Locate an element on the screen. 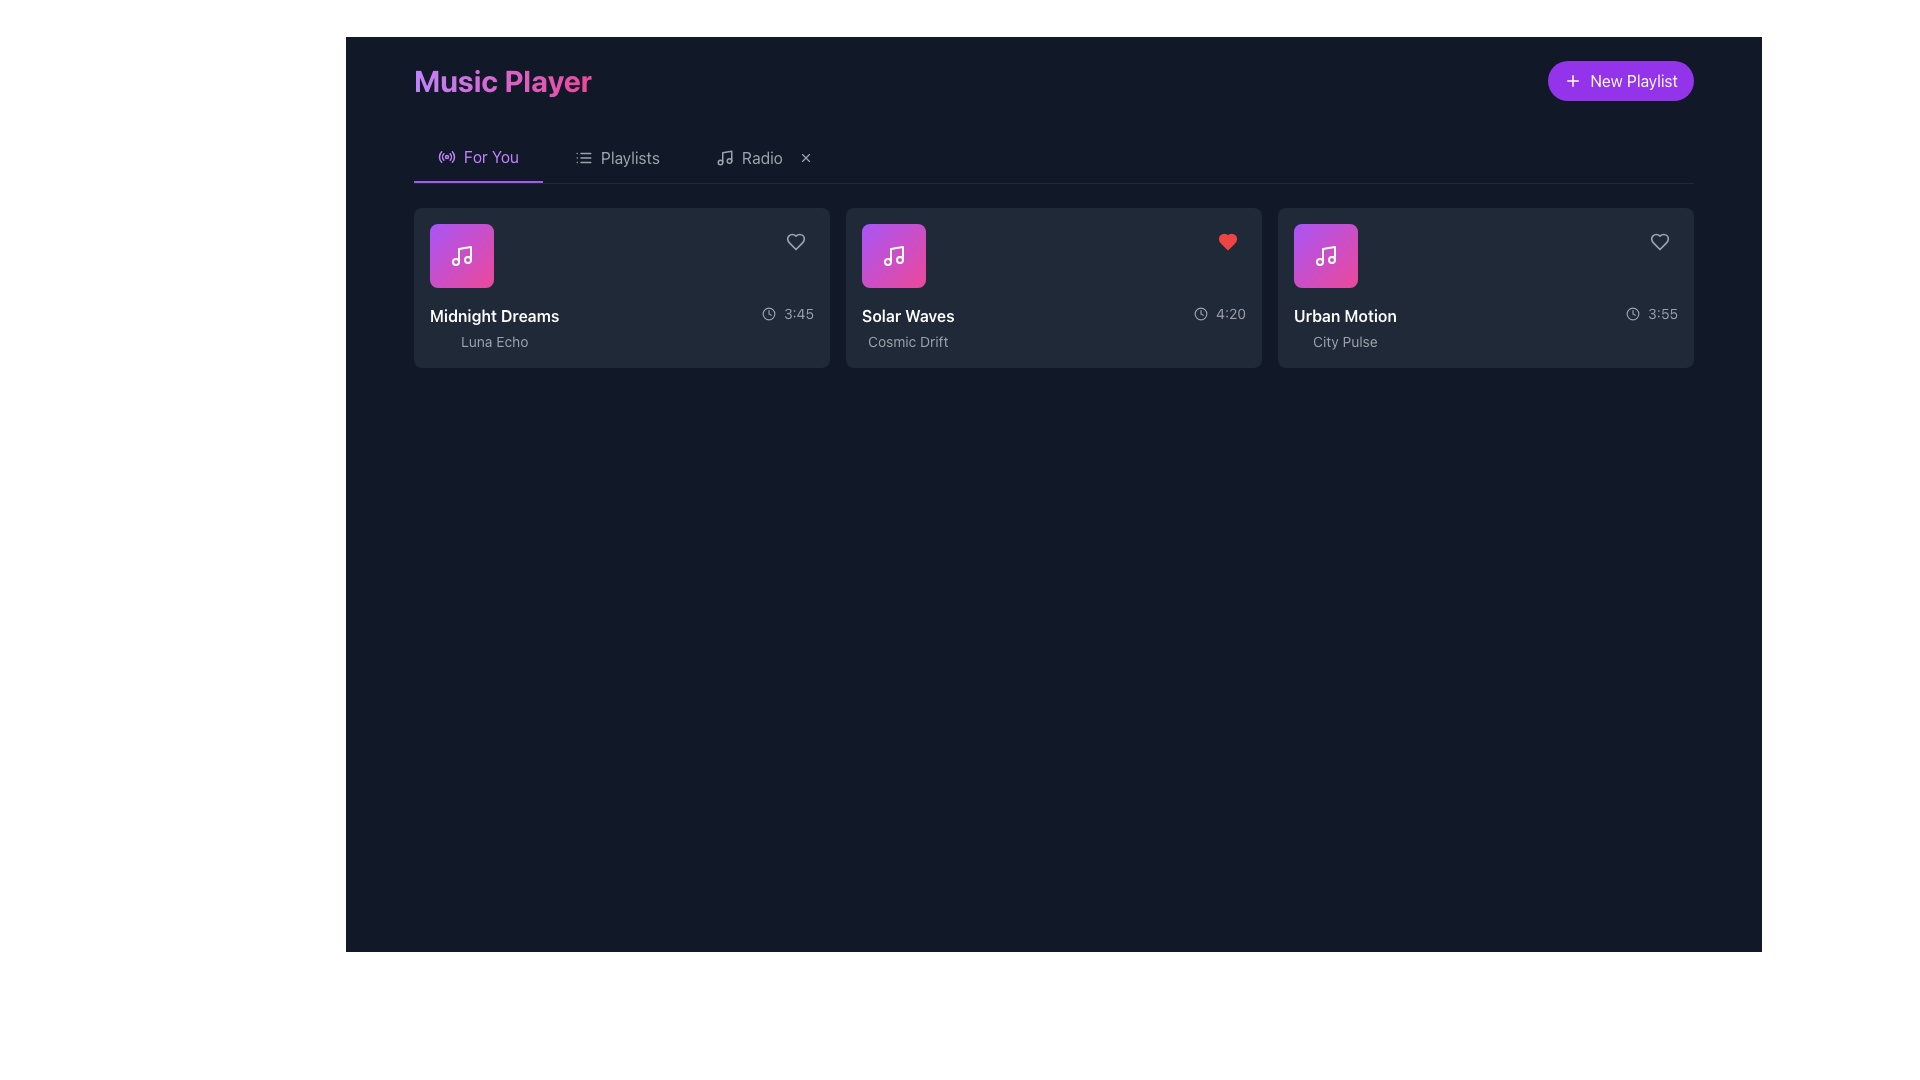 The width and height of the screenshot is (1920, 1080). the text label displaying the duration of the song 'Midnight Dreams', located at the bottom-right part of the music item, next to the clock icon is located at coordinates (786, 313).